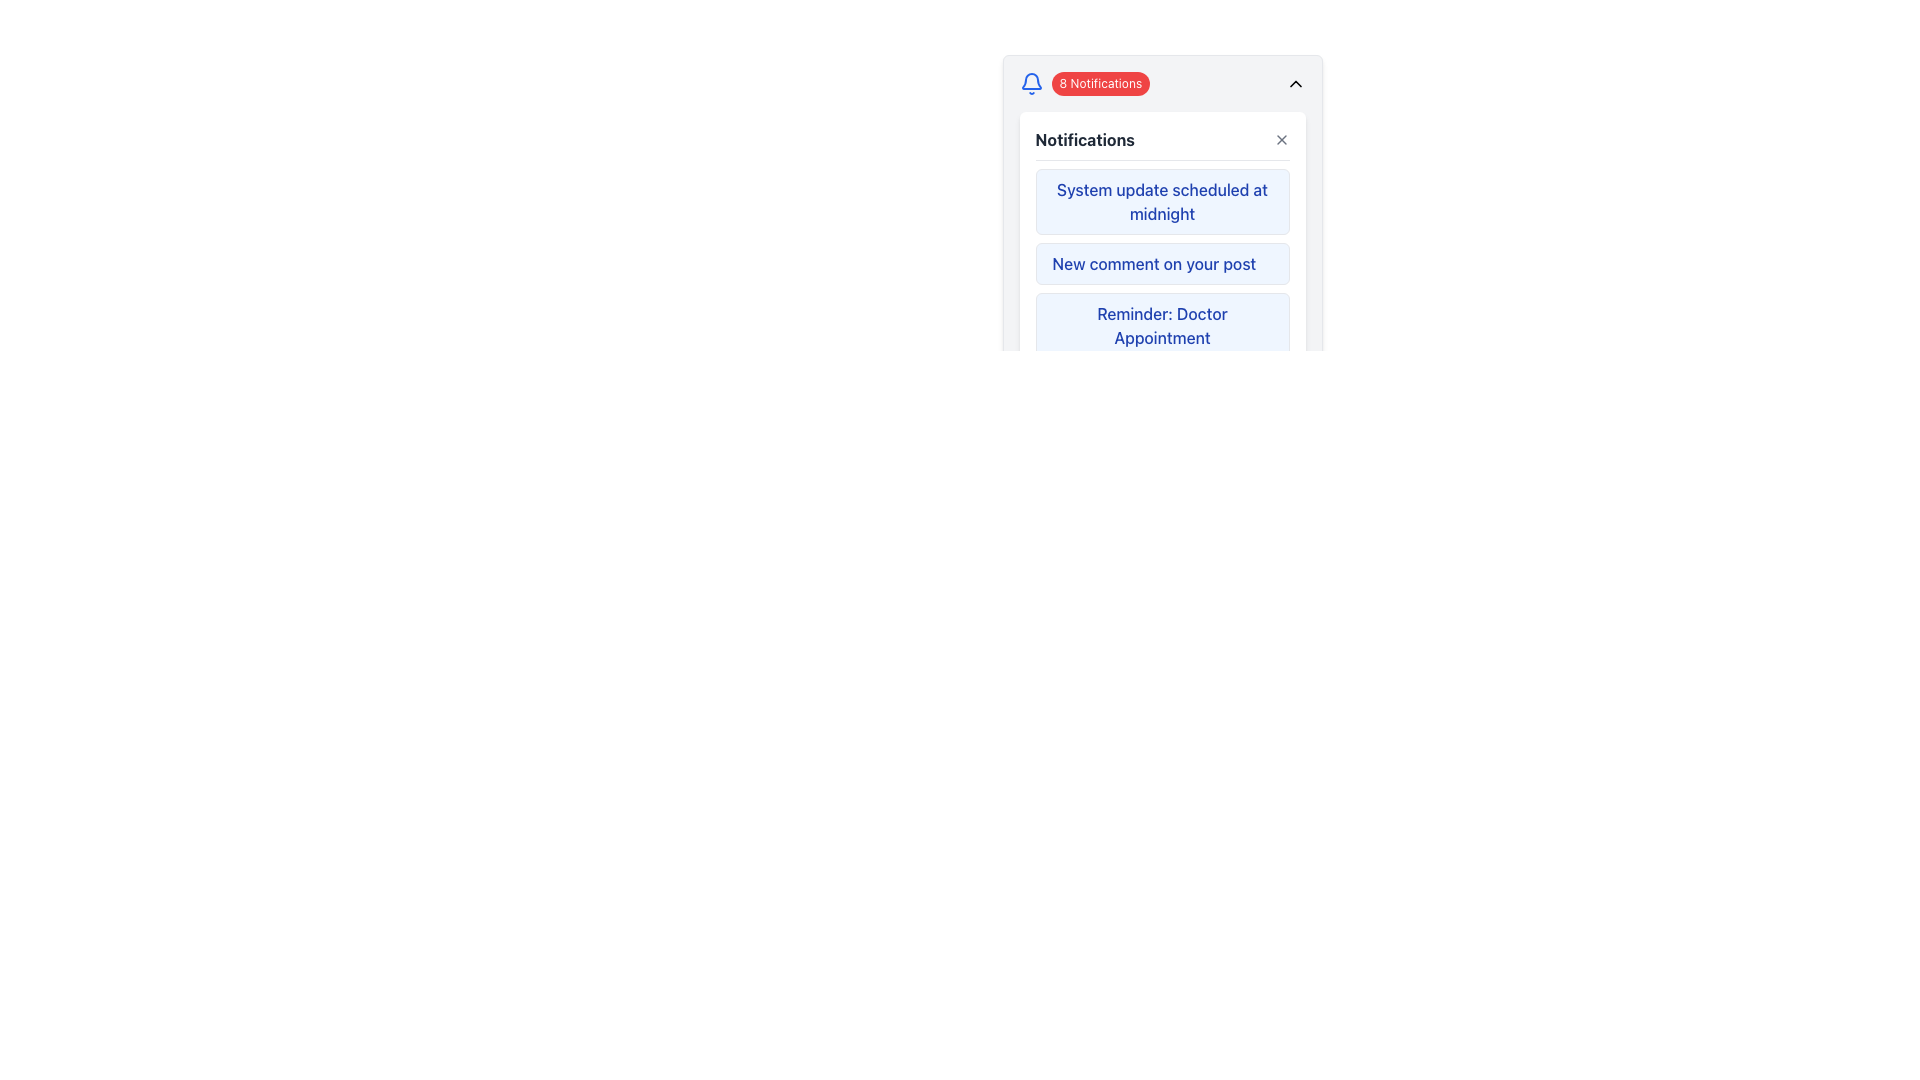 The width and height of the screenshot is (1920, 1080). What do you see at coordinates (1162, 262) in the screenshot?
I see `the notification item styled as a rectangular button with rounded corners and a pale blue background, which contains the text 'New comment on your post'. This notification is the second in a vertical list within the notification panel` at bounding box center [1162, 262].